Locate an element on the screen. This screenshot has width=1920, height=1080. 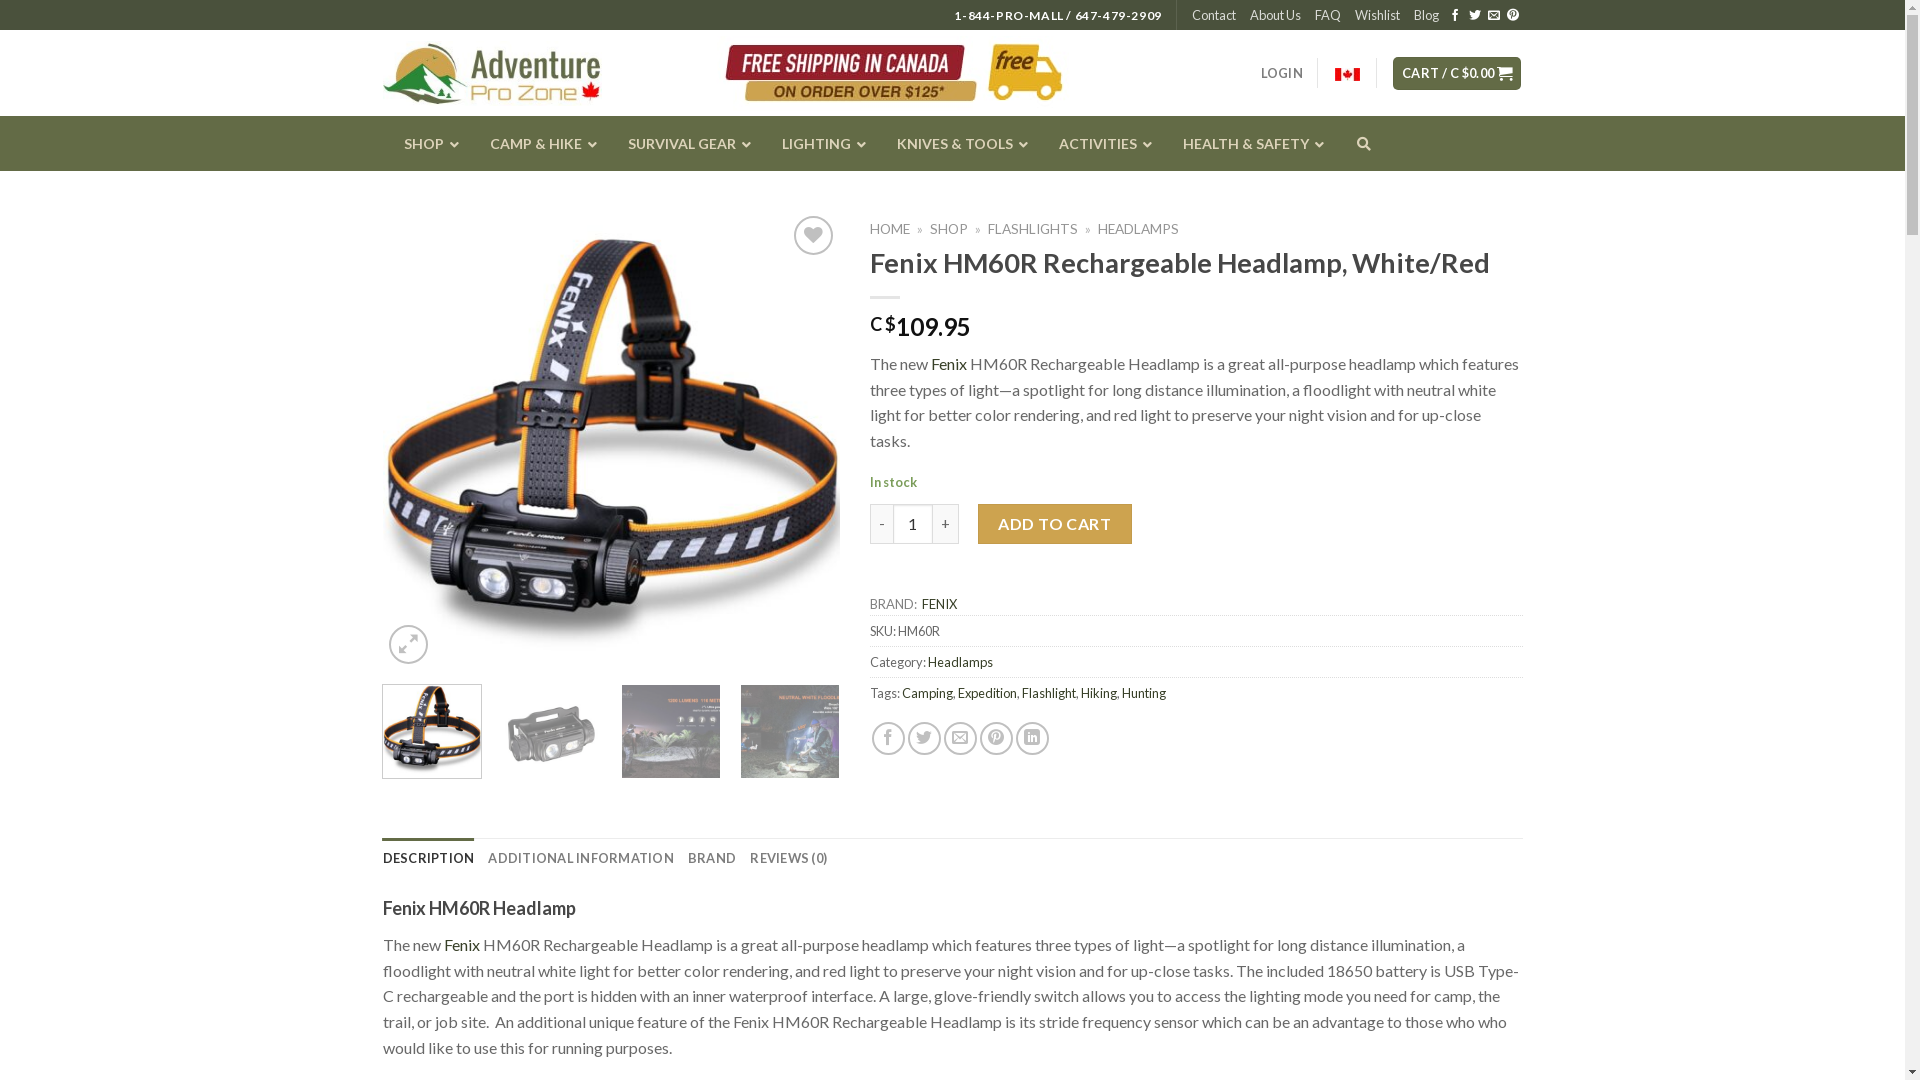
'Expedition' is located at coordinates (957, 692).